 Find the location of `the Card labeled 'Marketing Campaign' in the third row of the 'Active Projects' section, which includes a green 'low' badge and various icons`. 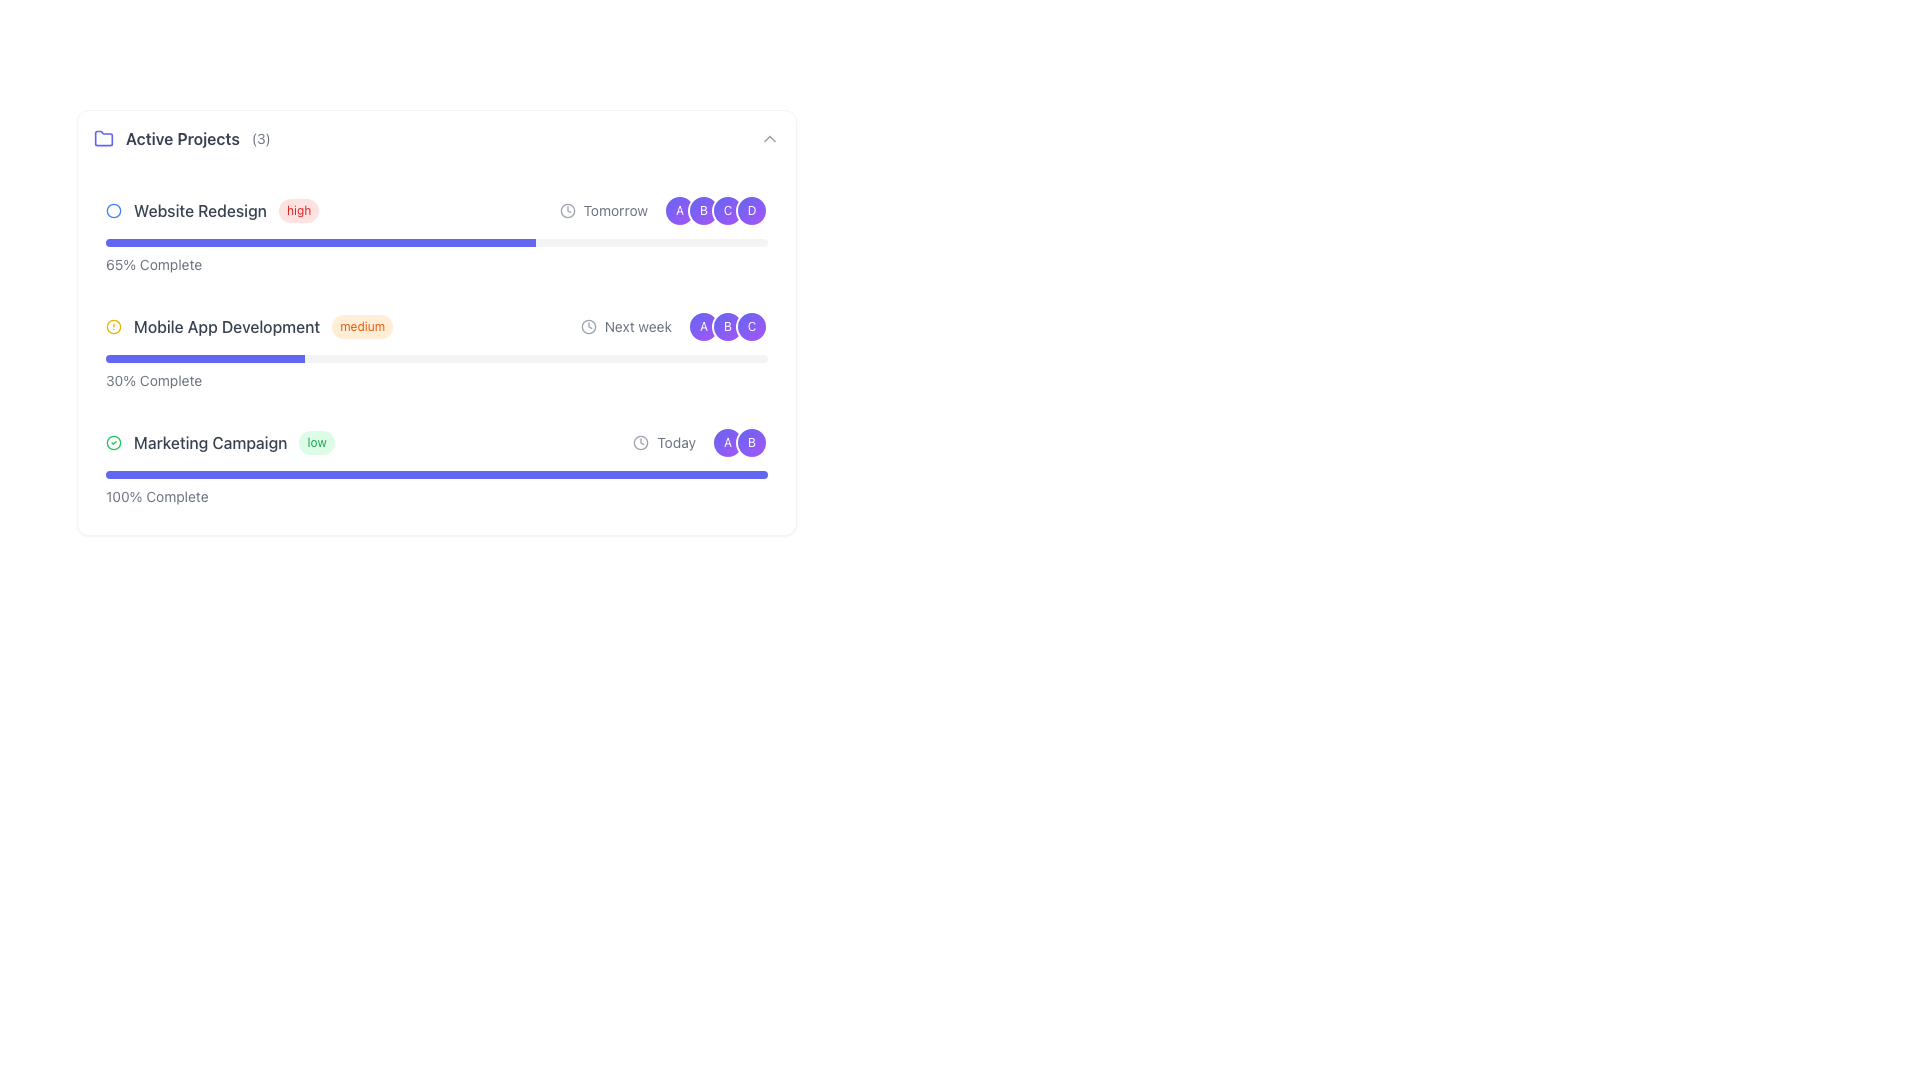

the Card labeled 'Marketing Campaign' in the third row of the 'Active Projects' section, which includes a green 'low' badge and various icons is located at coordinates (435, 442).